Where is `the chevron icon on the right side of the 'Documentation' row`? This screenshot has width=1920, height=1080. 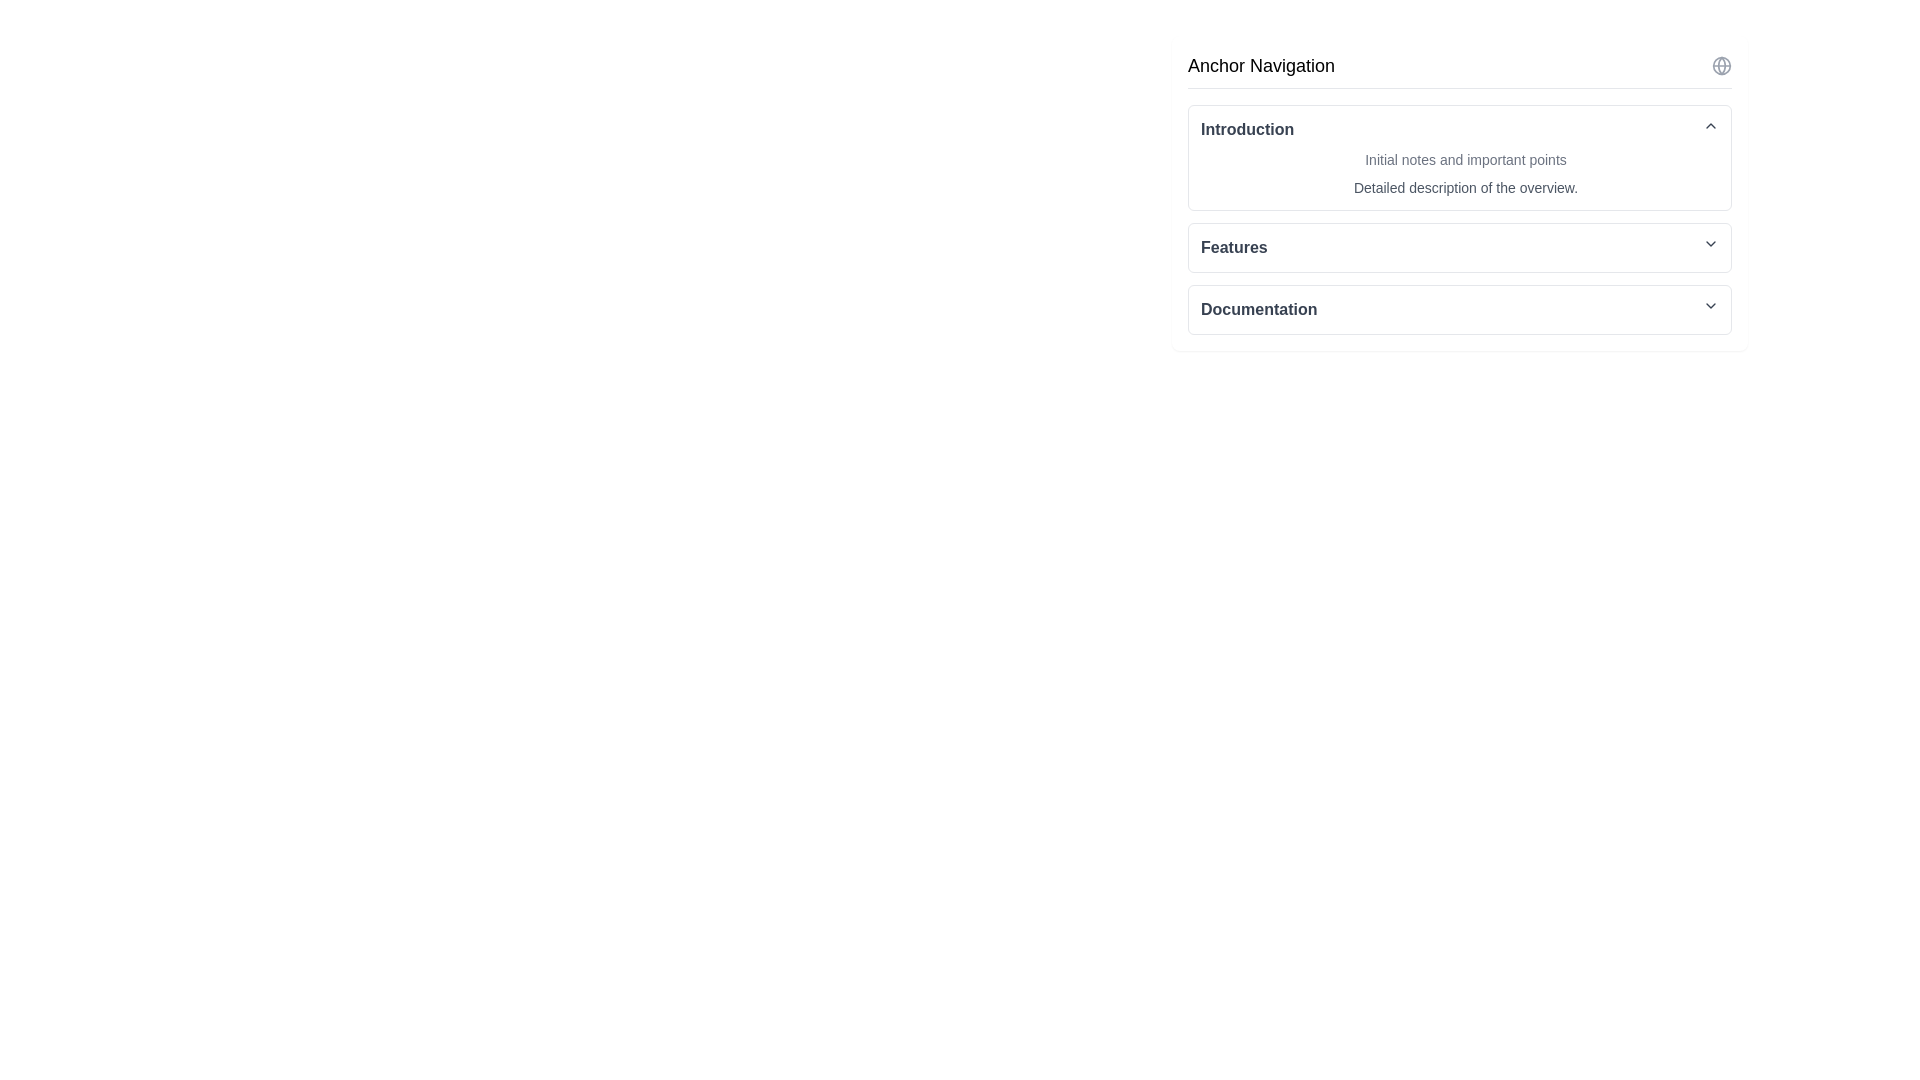 the chevron icon on the right side of the 'Documentation' row is located at coordinates (1709, 305).